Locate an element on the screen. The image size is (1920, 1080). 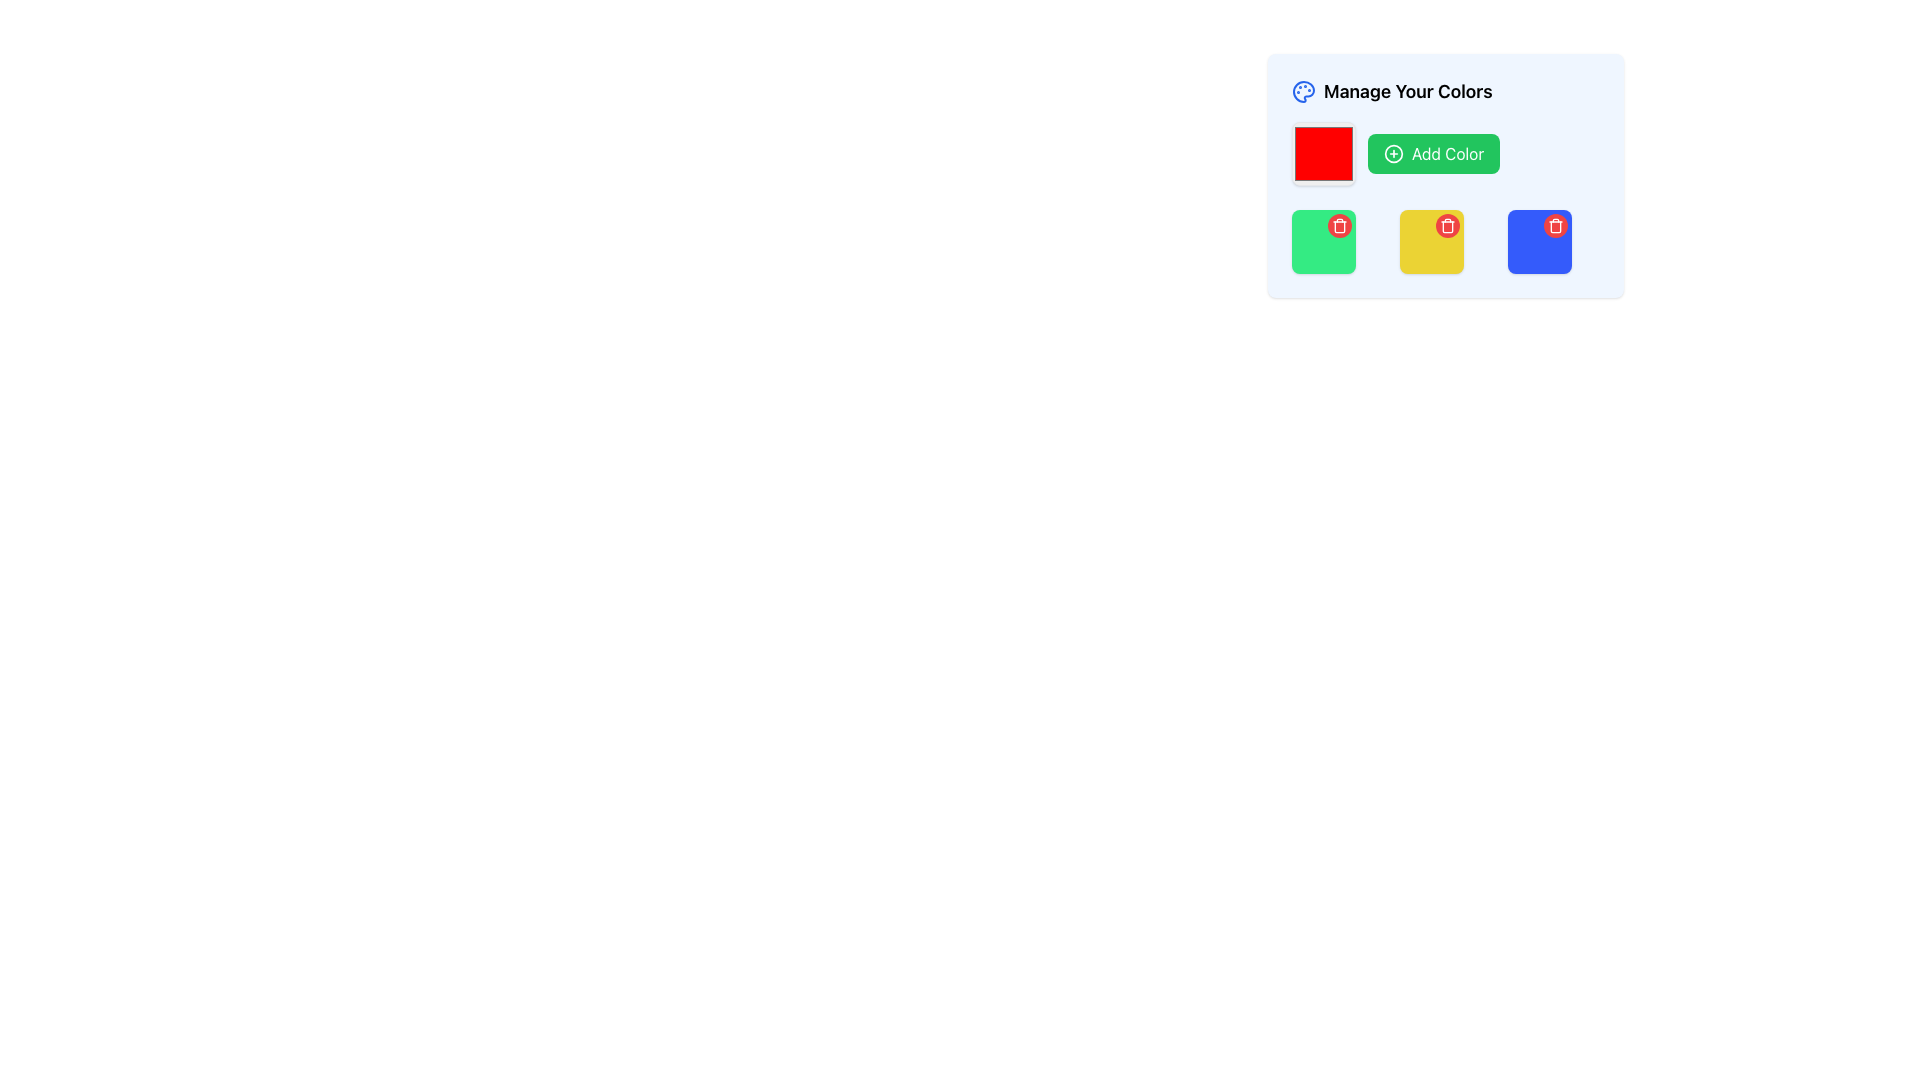
the icon representing the action to add a color, which is located inside the 'Add Color' button, to the left of the label text and centered vertically within the button is located at coordinates (1392, 153).